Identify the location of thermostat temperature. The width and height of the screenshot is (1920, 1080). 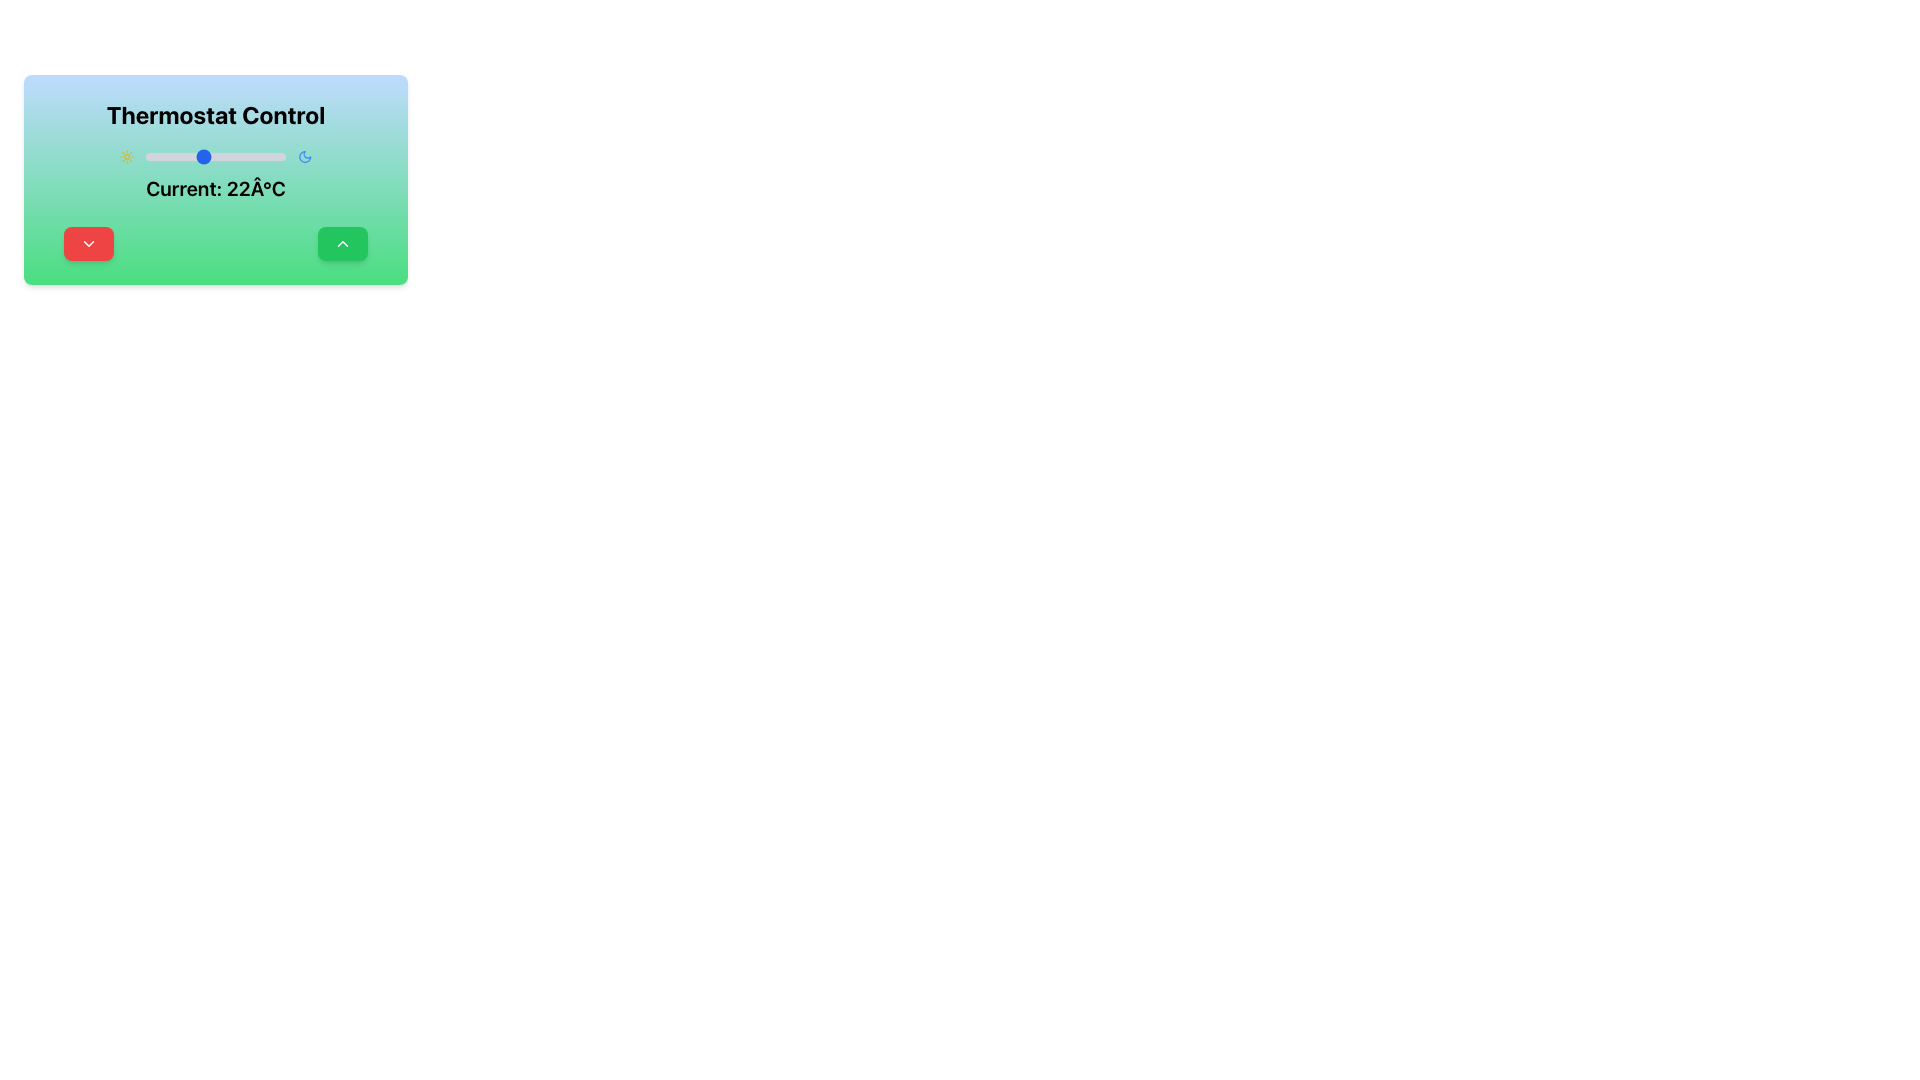
(239, 156).